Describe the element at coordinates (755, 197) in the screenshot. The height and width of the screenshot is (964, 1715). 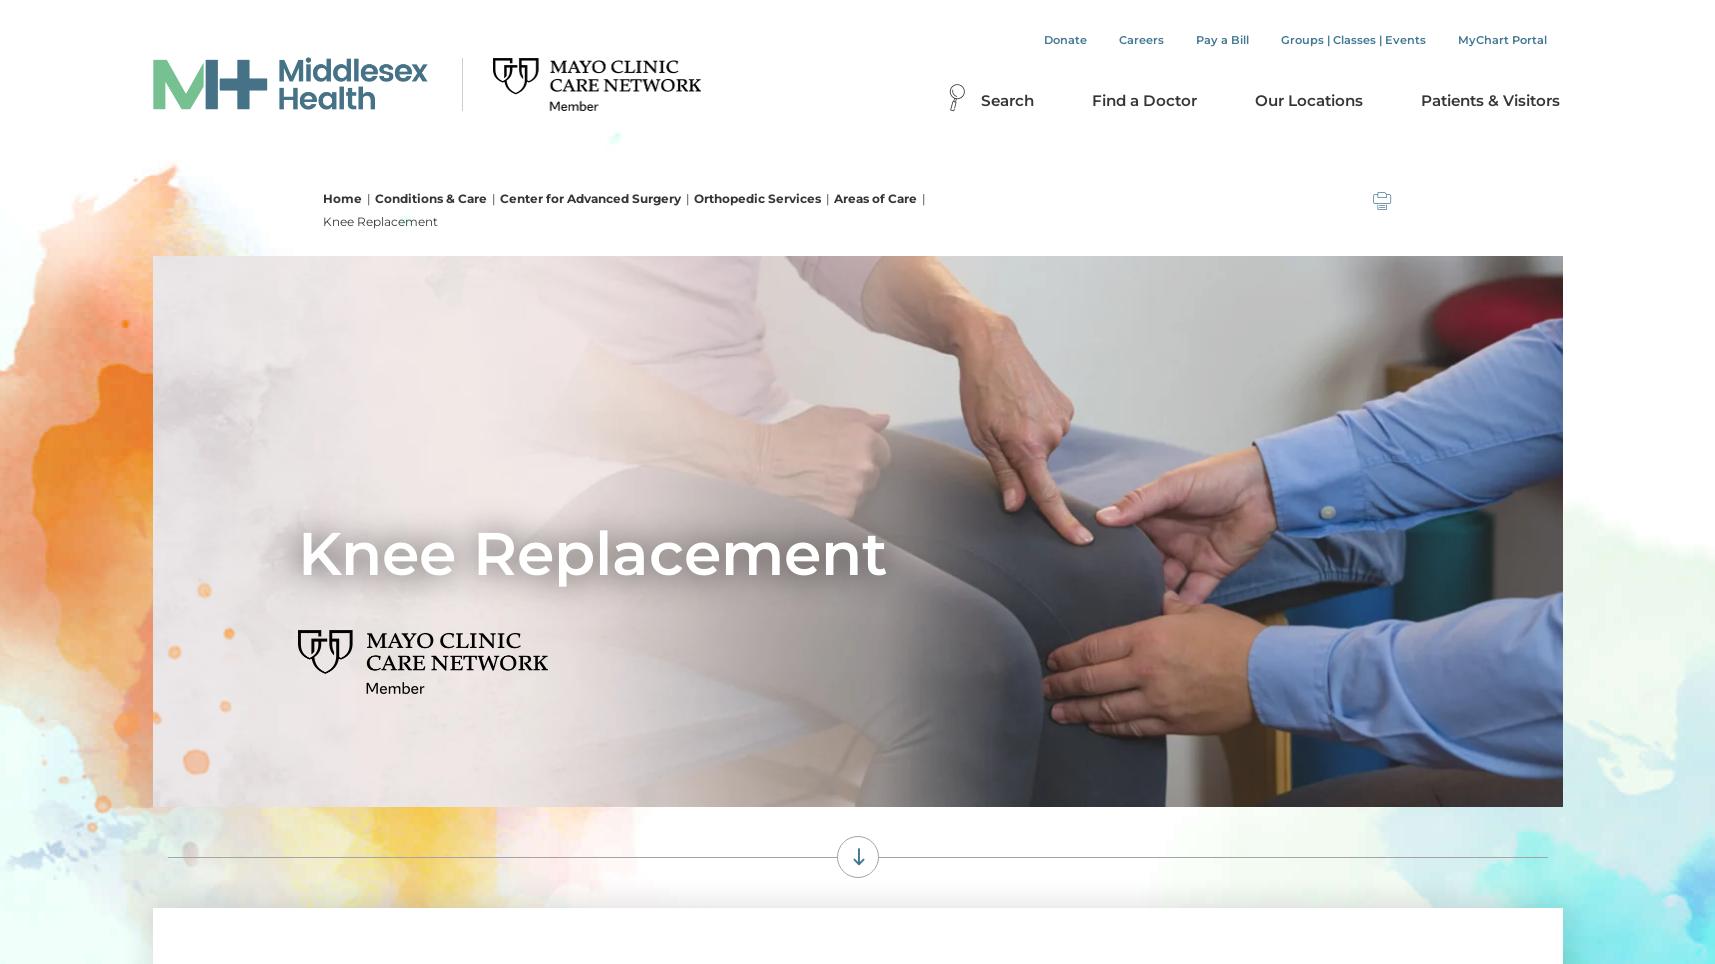
I see `'Orthopedic Services'` at that location.